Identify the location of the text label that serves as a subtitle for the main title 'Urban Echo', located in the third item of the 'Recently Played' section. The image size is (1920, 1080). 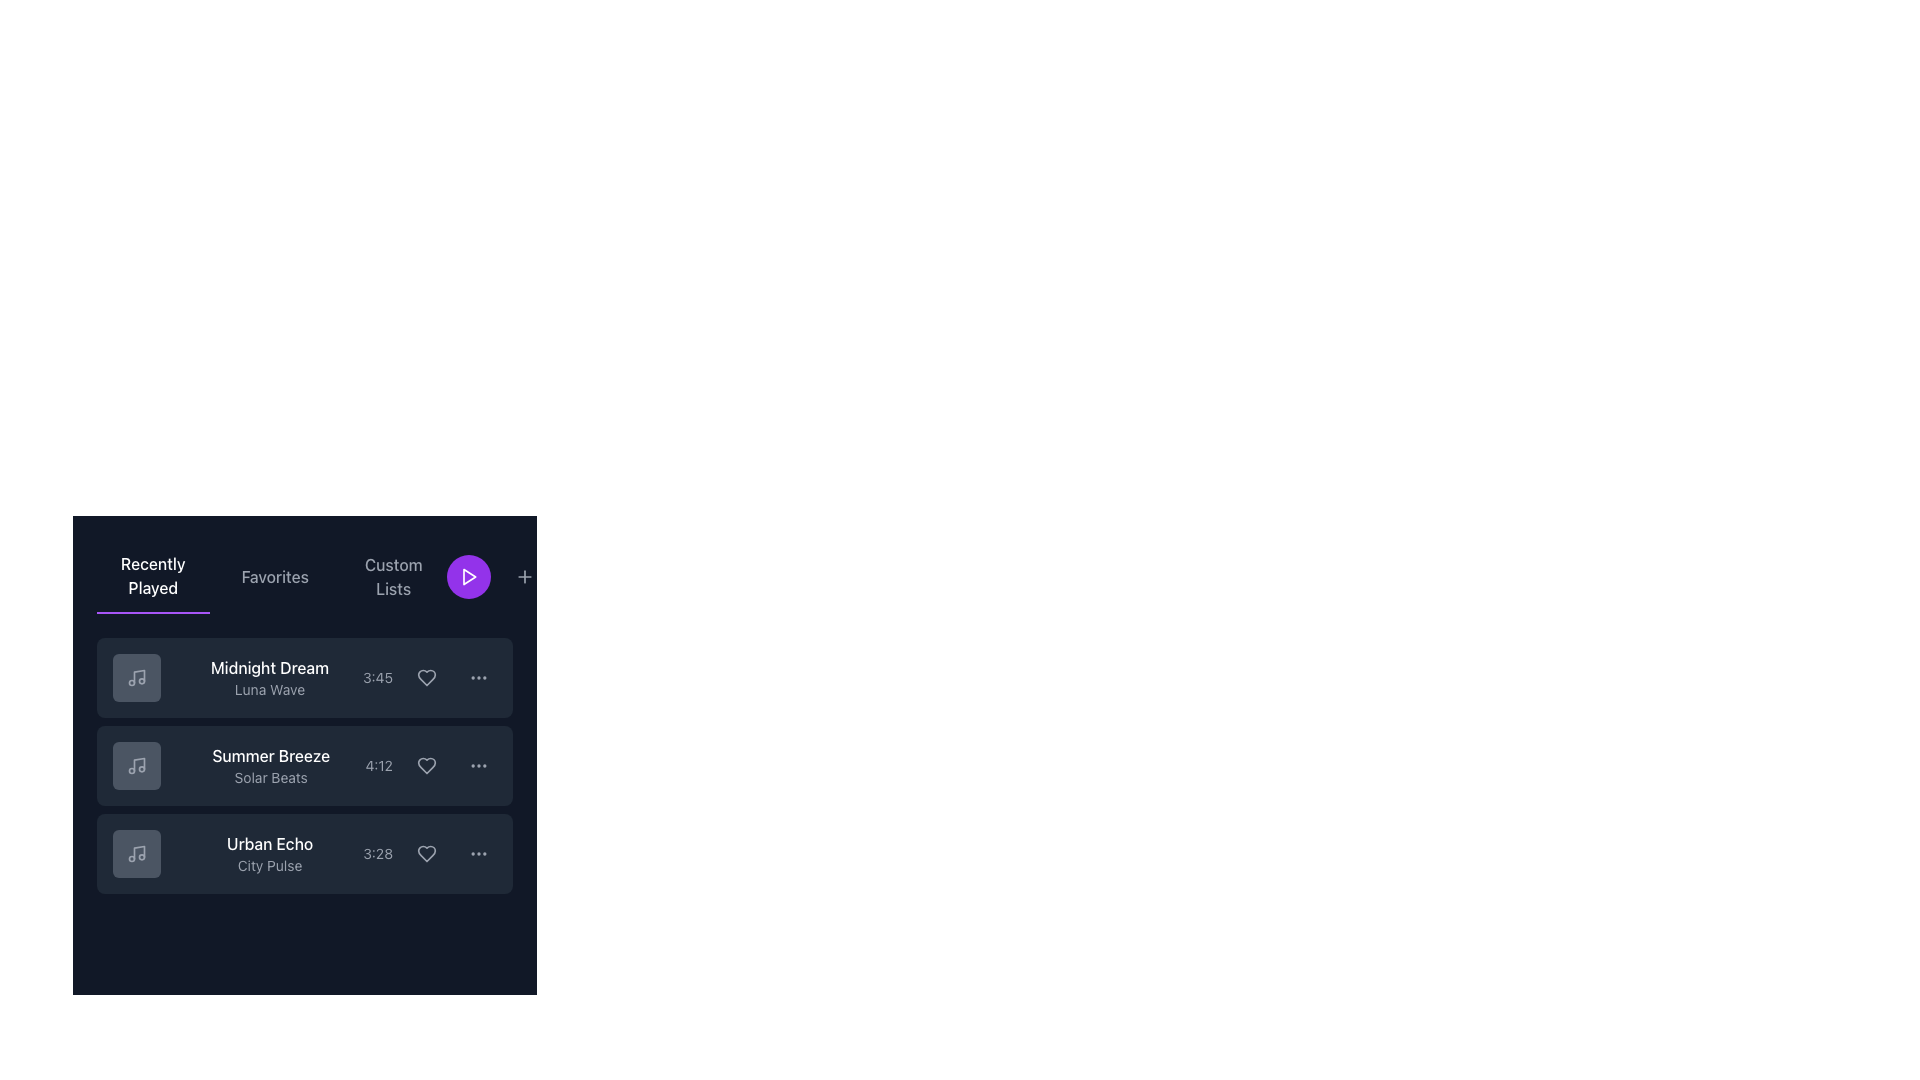
(269, 865).